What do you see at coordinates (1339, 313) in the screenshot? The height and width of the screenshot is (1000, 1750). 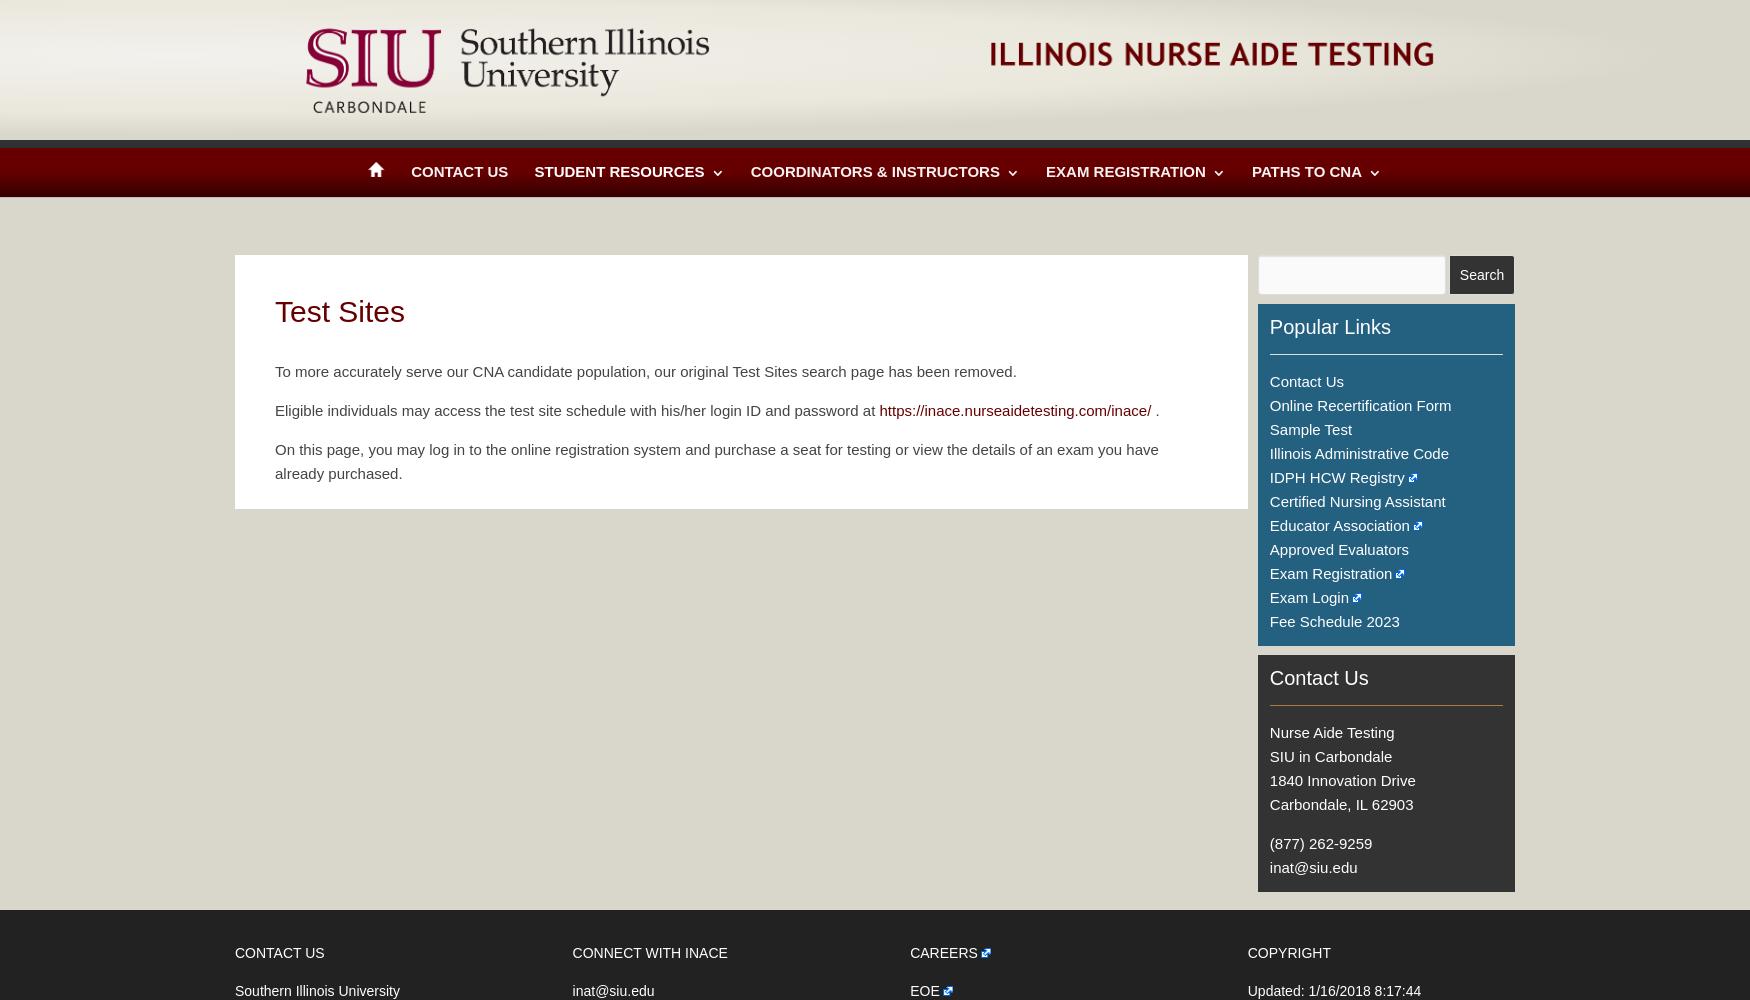 I see `'Test Accommodations'` at bounding box center [1339, 313].